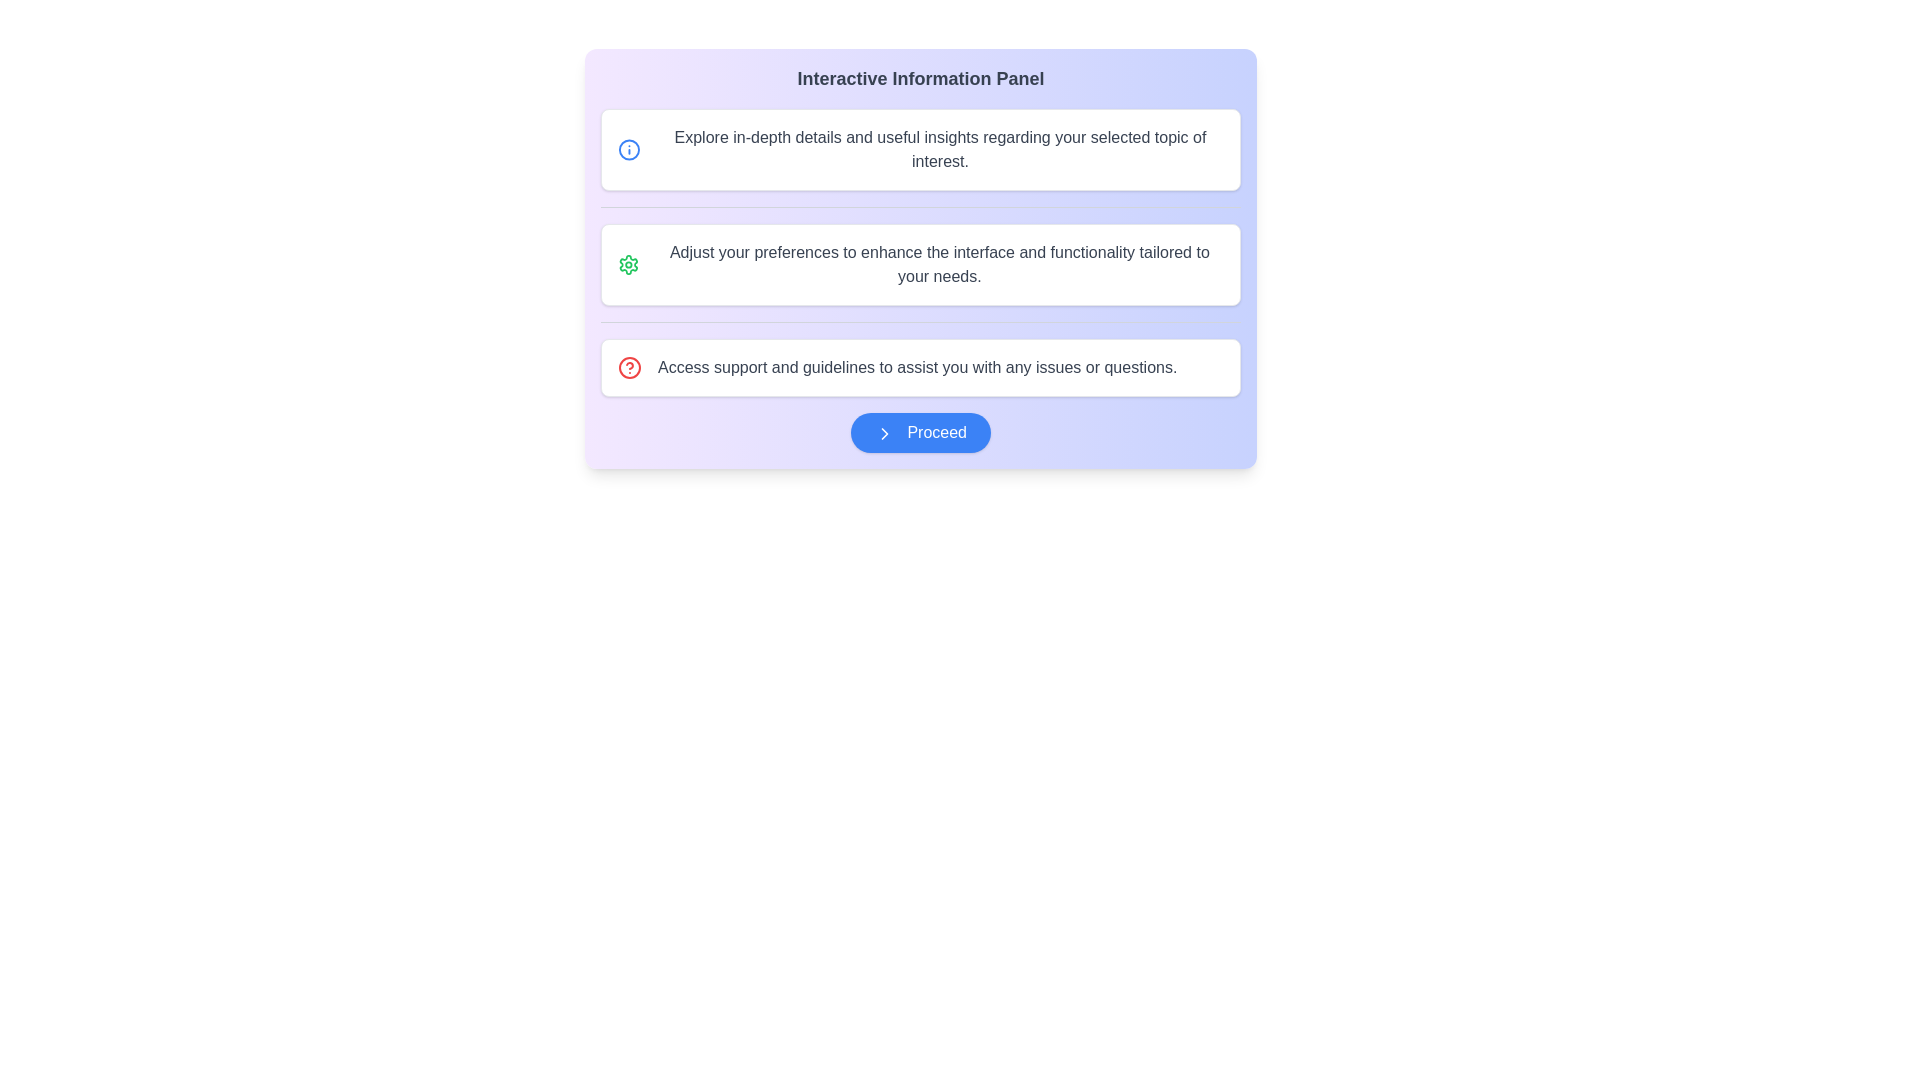 Image resolution: width=1920 pixels, height=1080 pixels. I want to click on the text block that reads 'Adjust your preferences to enhance the interface and functionality tailored to your needs.', so click(938, 264).